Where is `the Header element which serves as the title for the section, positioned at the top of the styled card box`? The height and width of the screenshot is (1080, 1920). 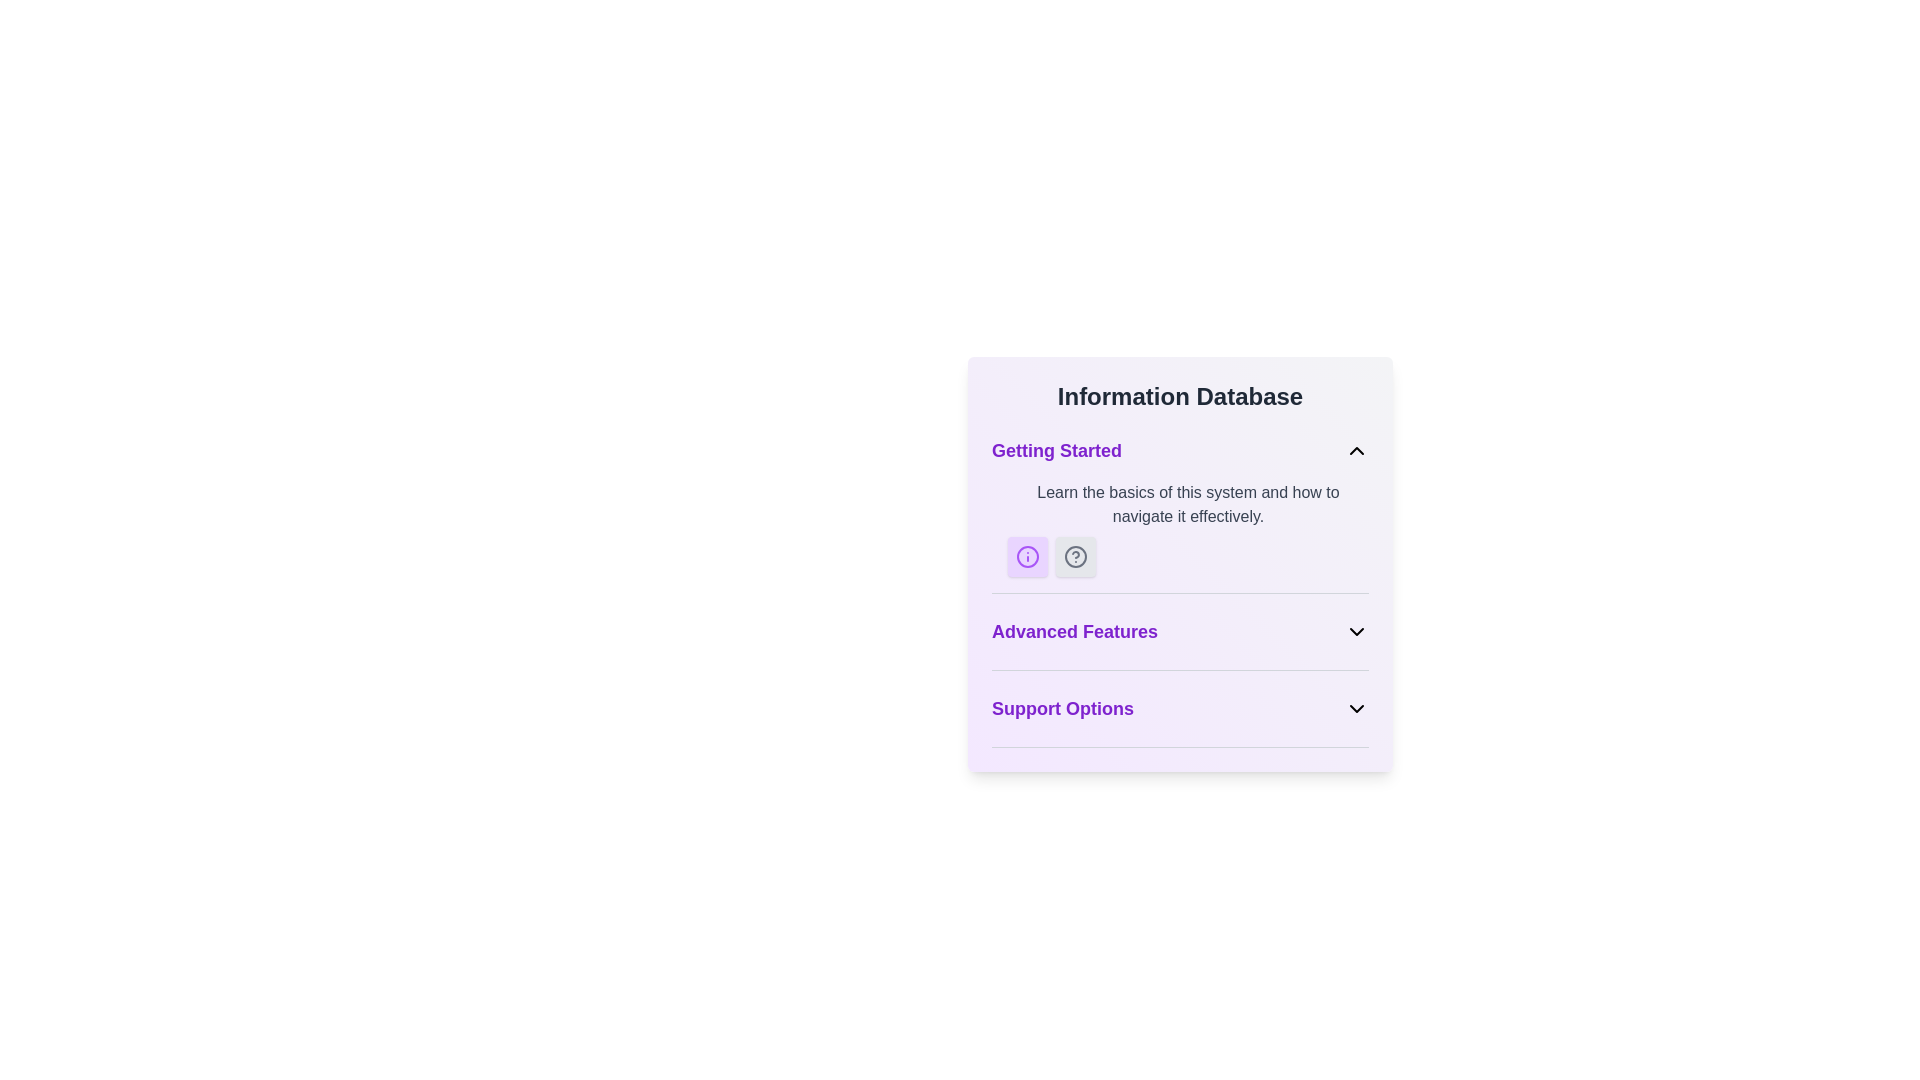
the Header element which serves as the title for the section, positioned at the top of the styled card box is located at coordinates (1180, 397).